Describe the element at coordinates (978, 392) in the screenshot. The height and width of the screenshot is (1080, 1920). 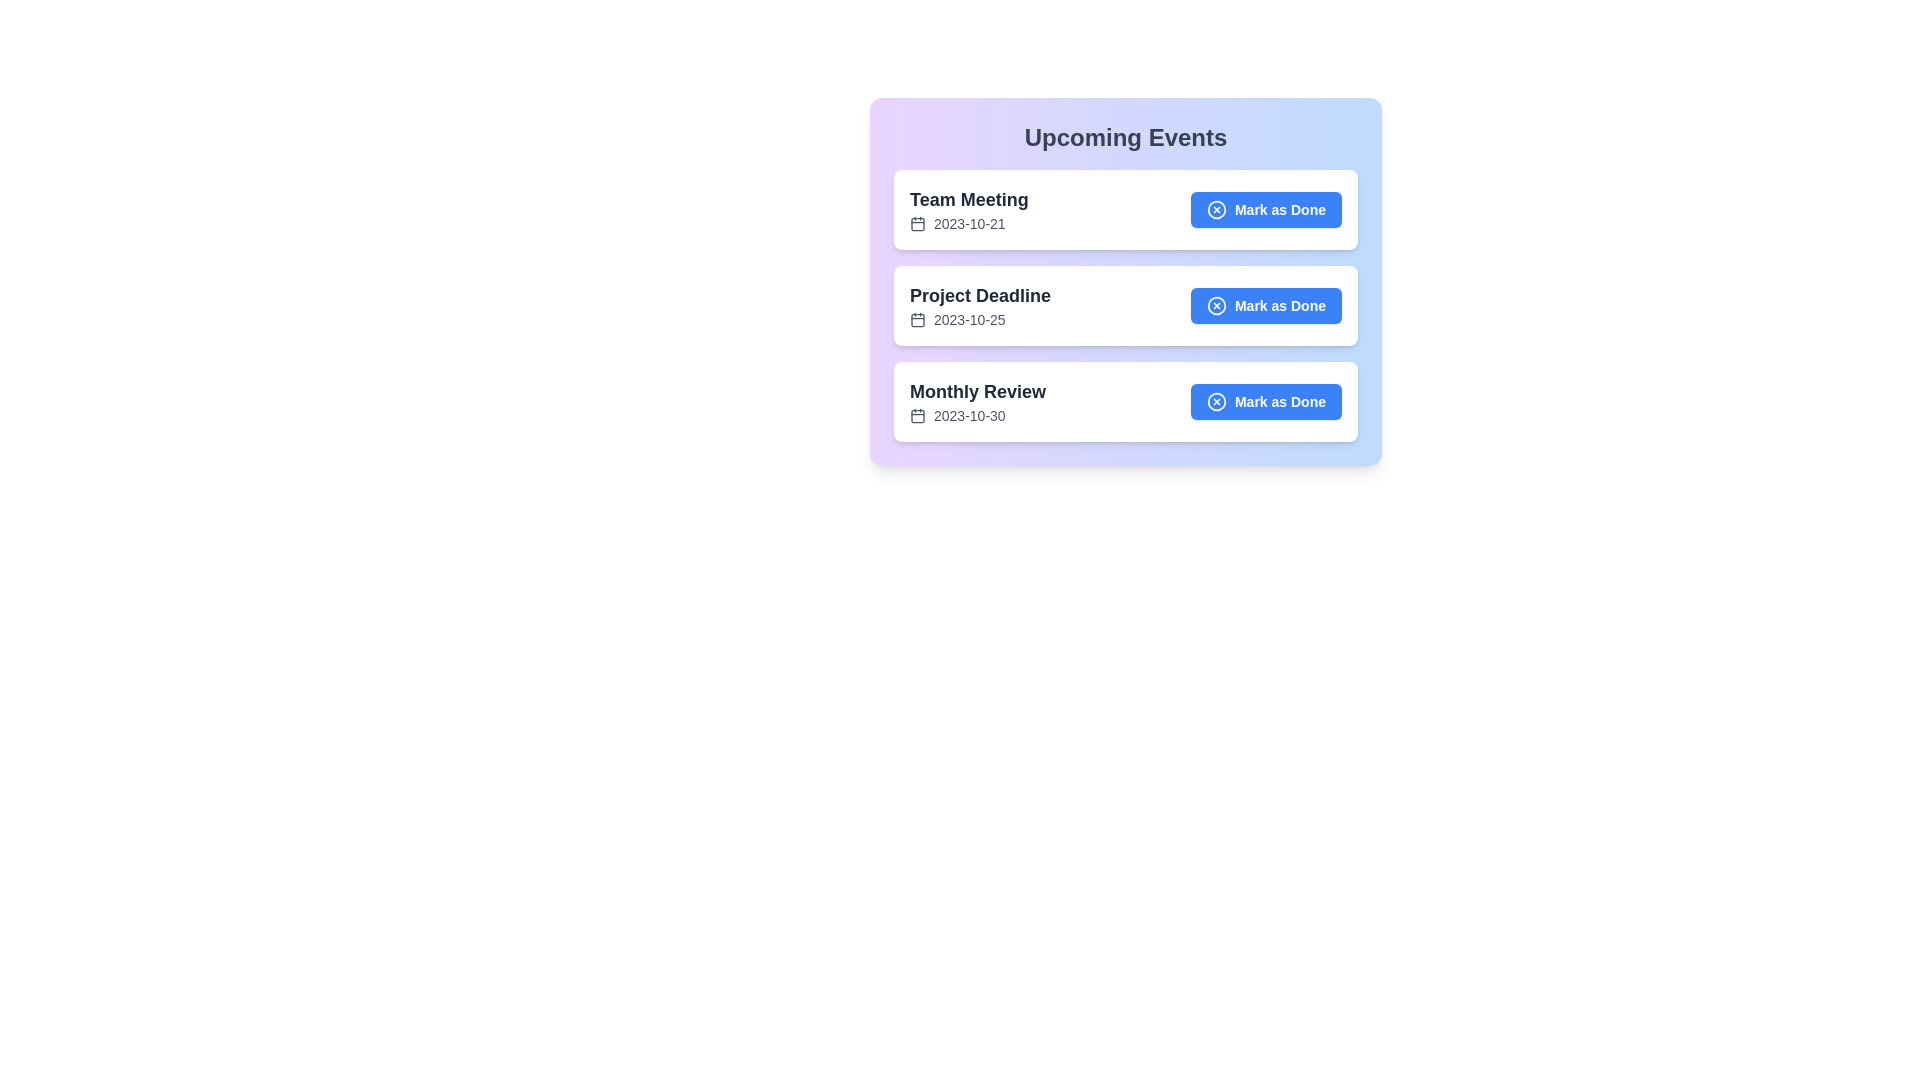
I see `the text of the event title Monthly Review` at that location.